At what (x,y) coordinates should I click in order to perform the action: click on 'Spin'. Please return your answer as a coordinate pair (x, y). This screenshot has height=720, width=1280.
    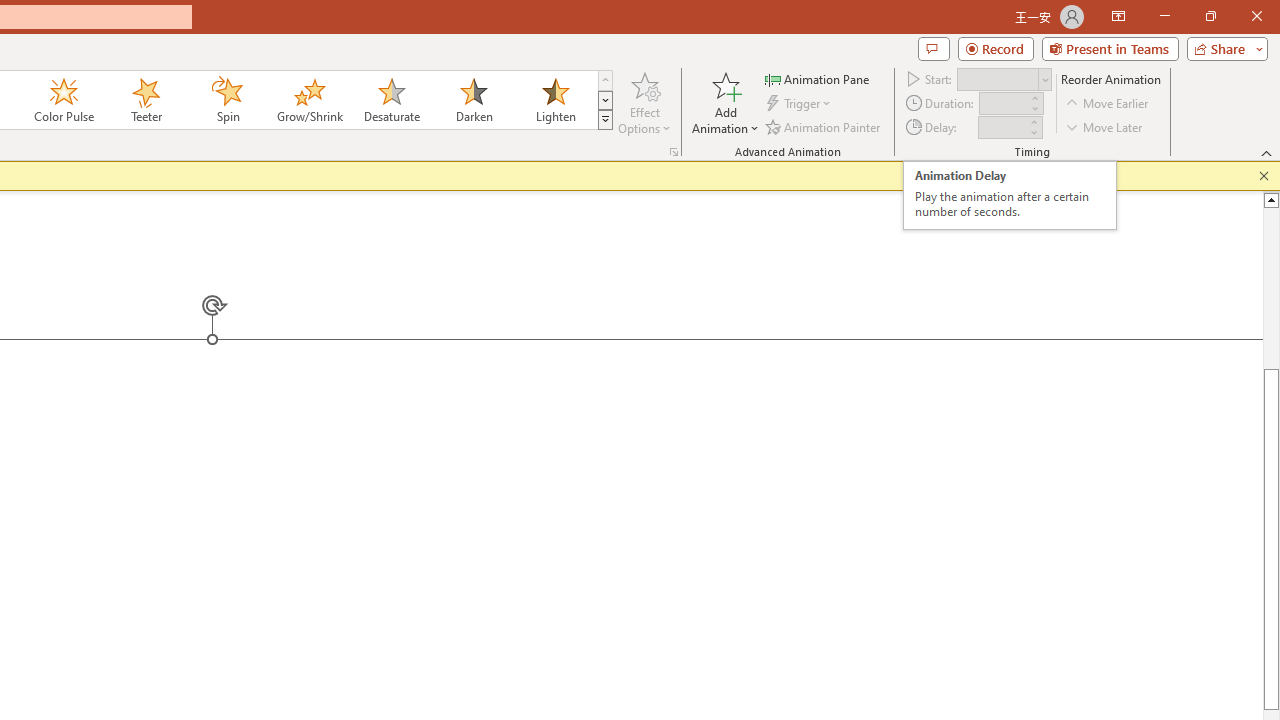
    Looking at the image, I should click on (227, 100).